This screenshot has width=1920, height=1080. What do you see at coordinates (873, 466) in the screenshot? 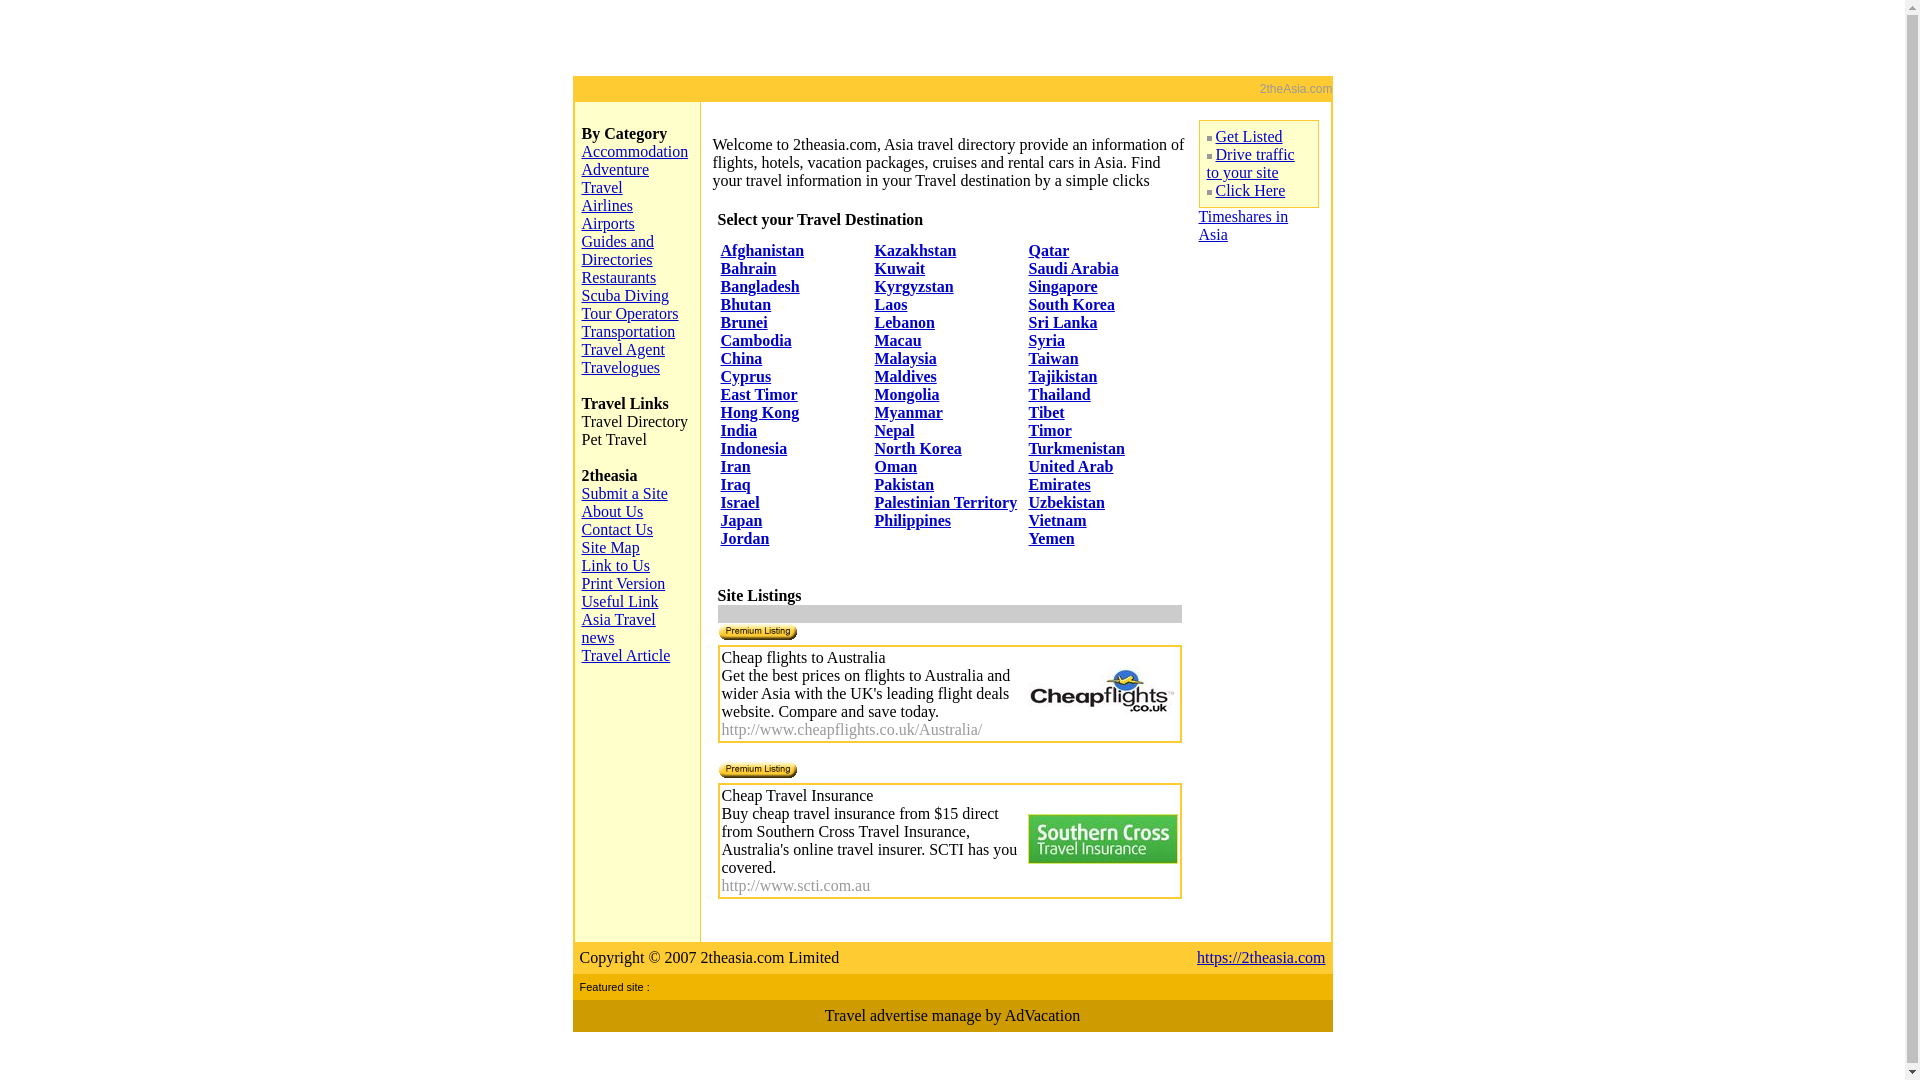
I see `'Oman'` at bounding box center [873, 466].